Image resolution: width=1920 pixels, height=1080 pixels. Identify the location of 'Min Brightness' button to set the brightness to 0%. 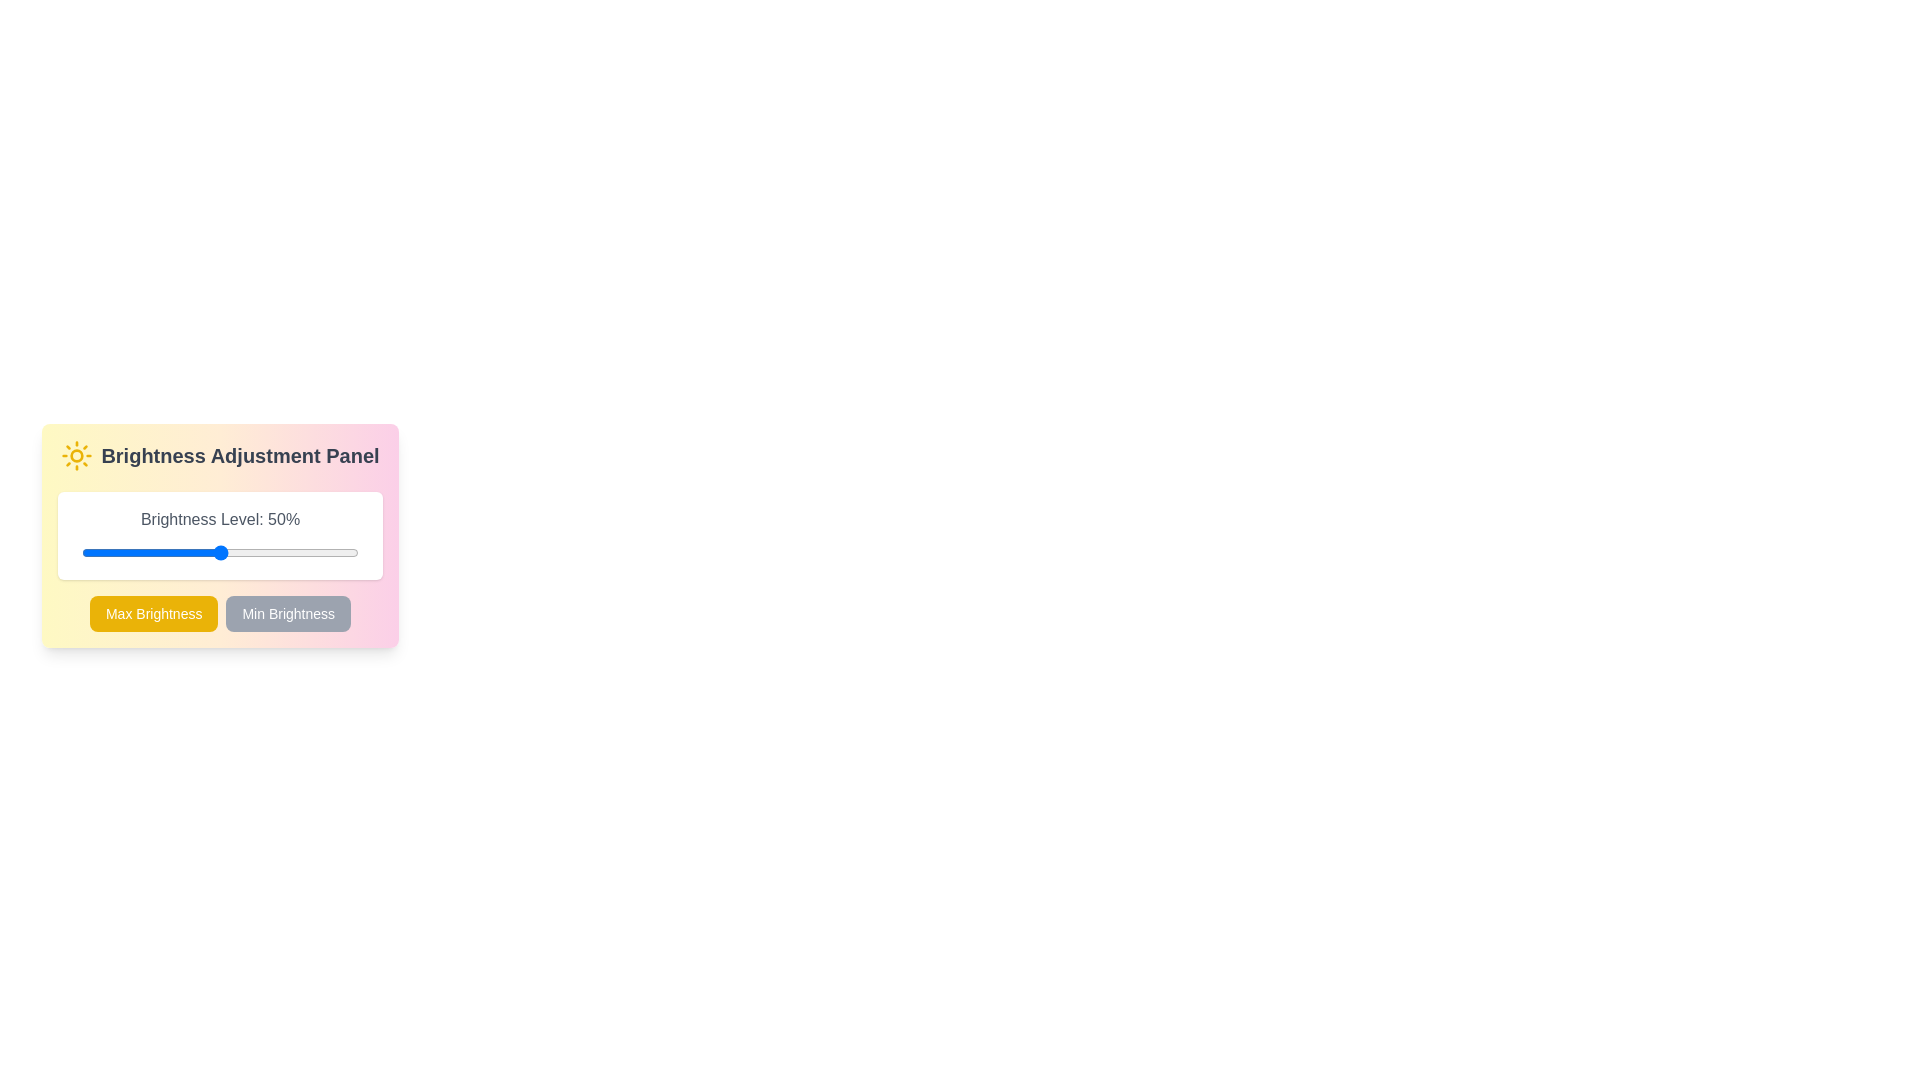
(287, 612).